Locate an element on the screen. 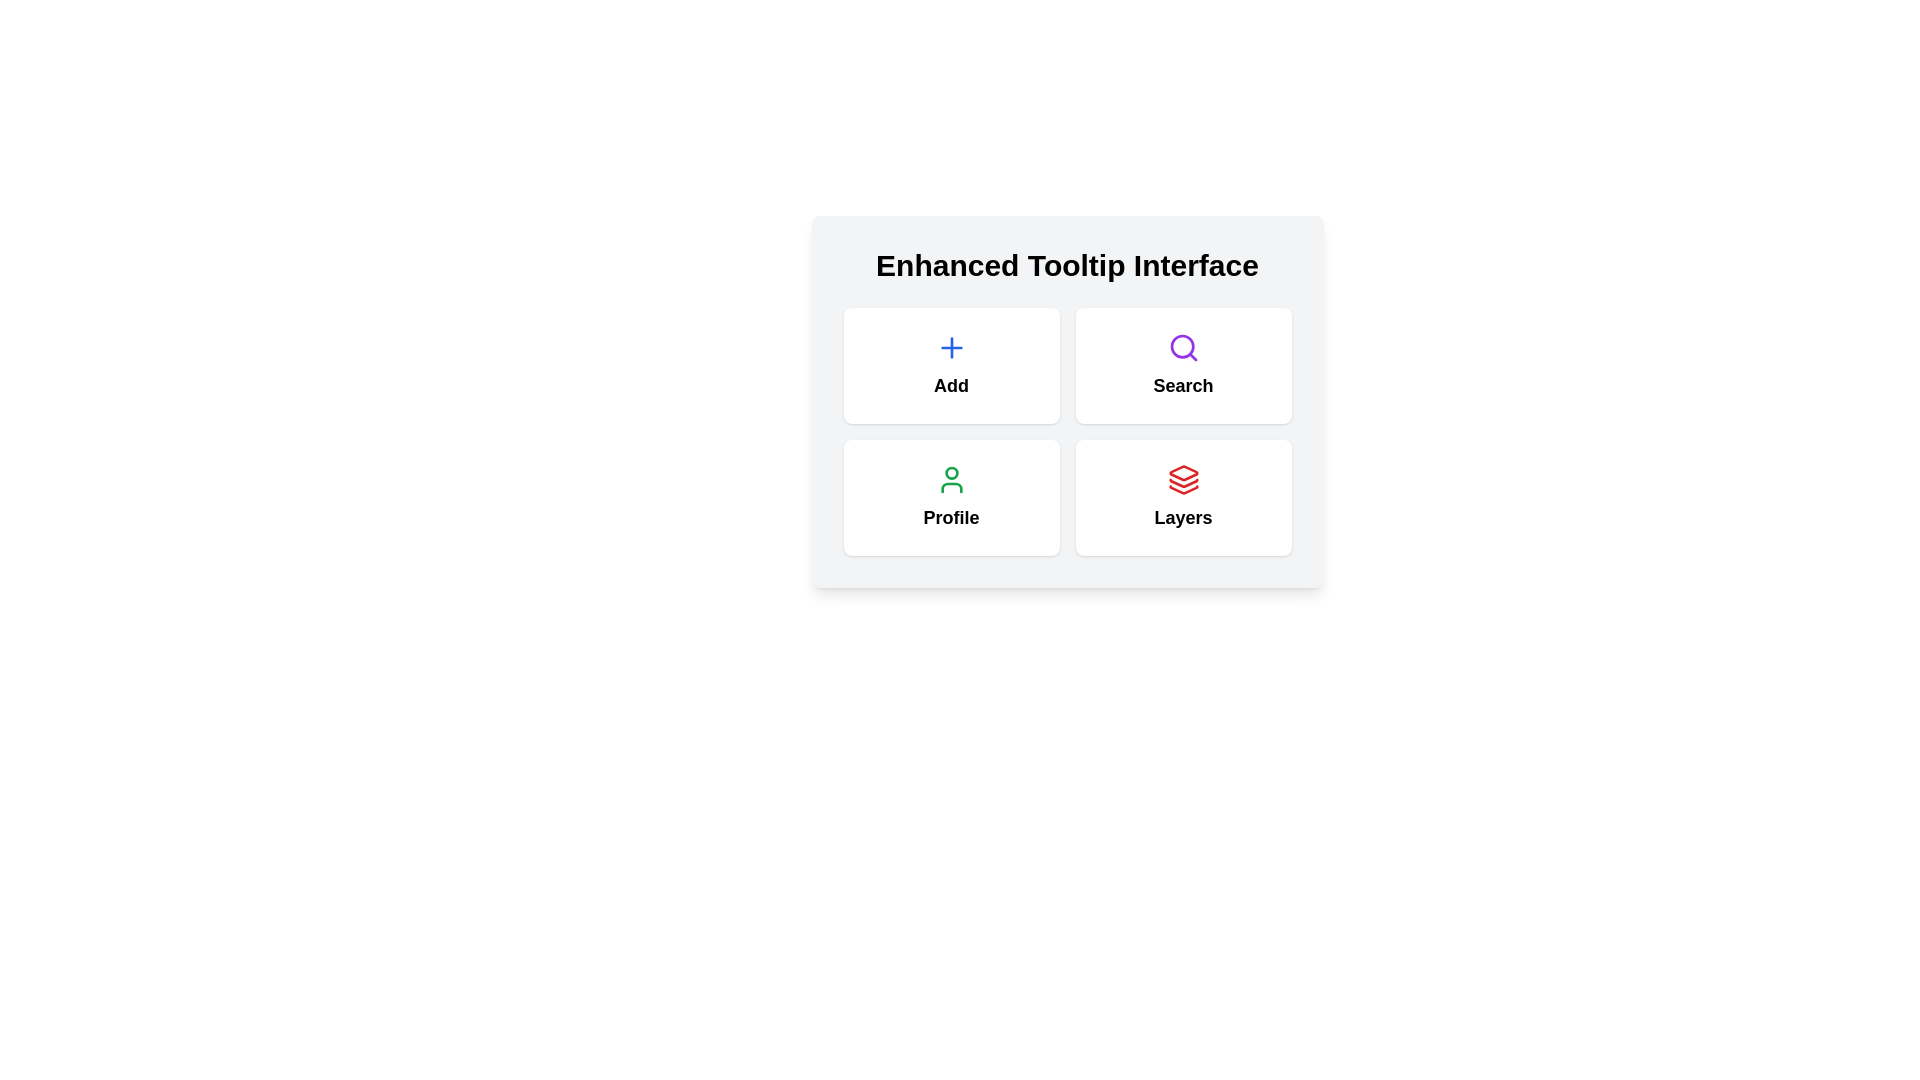  the static text label reading 'Layers', which is styled with a bold font and is located beneath a red icon representing layers in the bottom-right corner of the grid layout is located at coordinates (1183, 516).